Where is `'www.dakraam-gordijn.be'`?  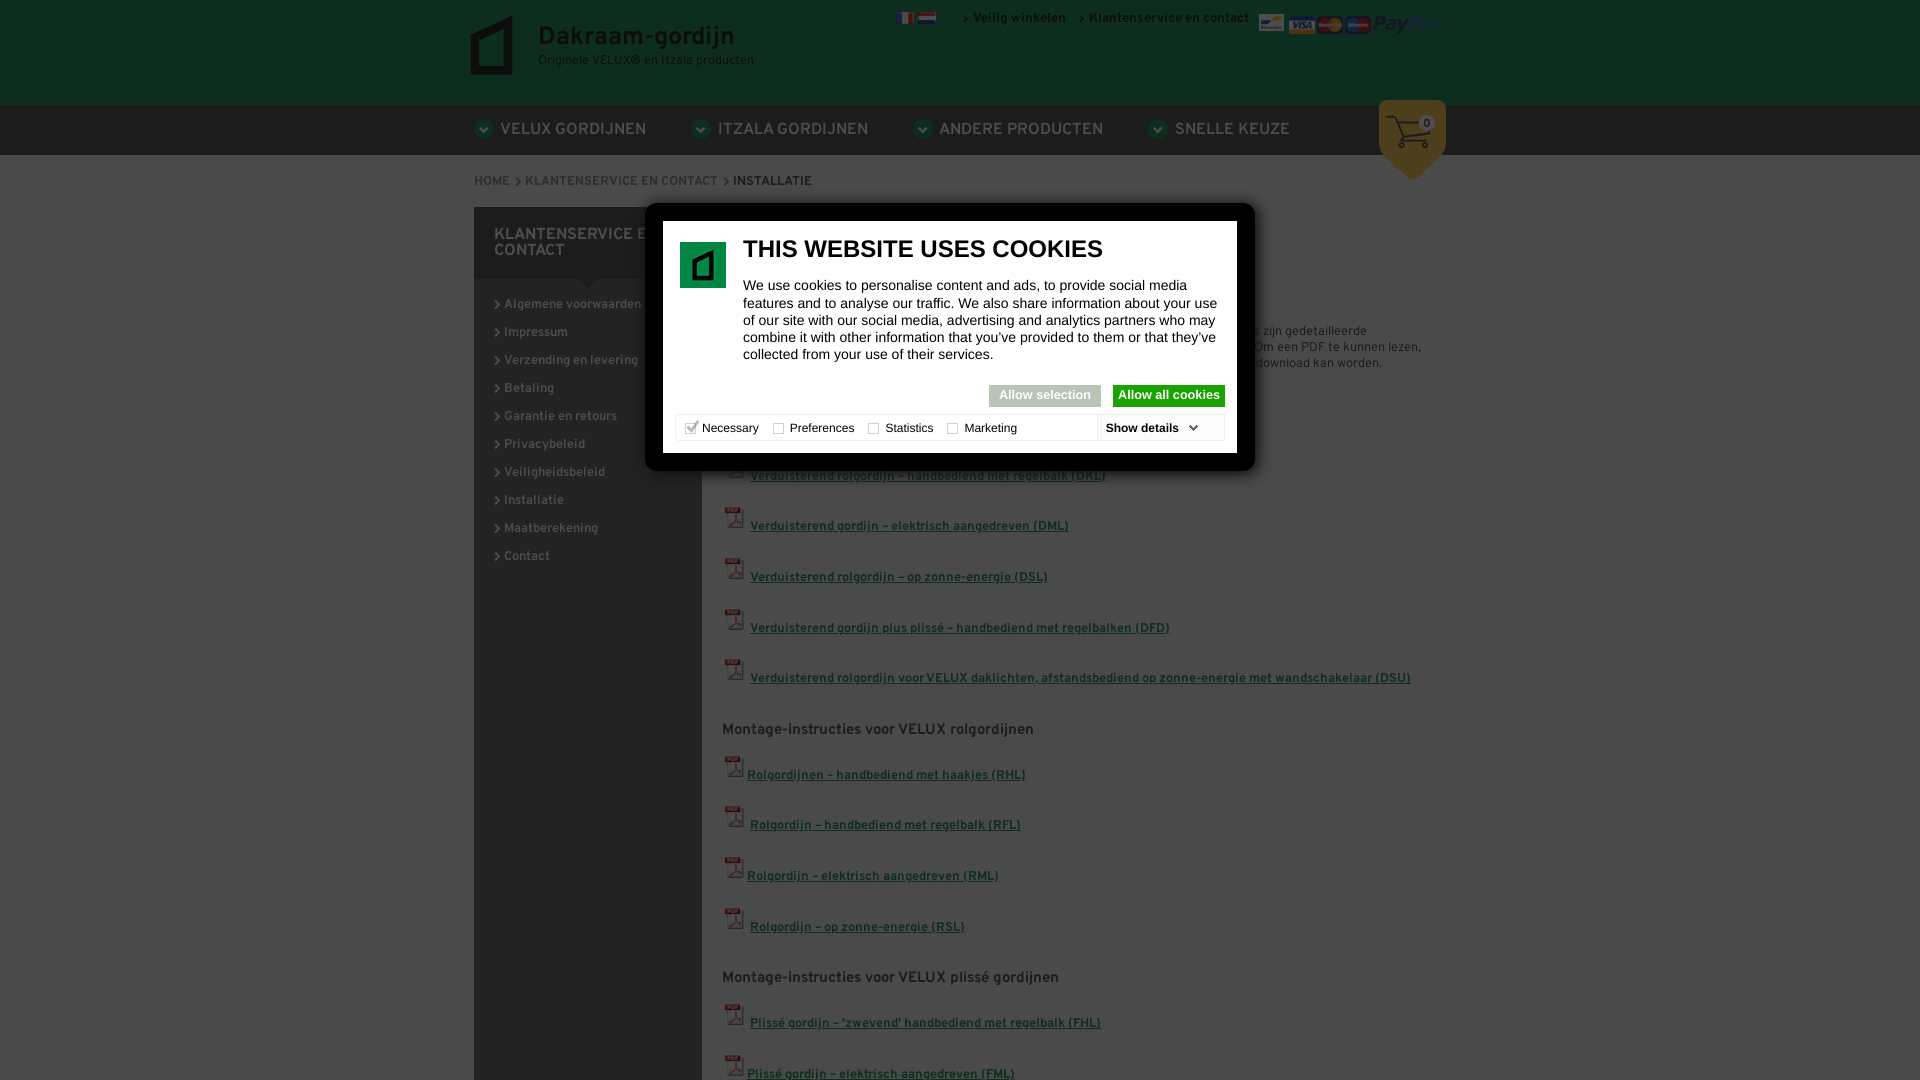
'www.dakraam-gordijn.be' is located at coordinates (904, 18).